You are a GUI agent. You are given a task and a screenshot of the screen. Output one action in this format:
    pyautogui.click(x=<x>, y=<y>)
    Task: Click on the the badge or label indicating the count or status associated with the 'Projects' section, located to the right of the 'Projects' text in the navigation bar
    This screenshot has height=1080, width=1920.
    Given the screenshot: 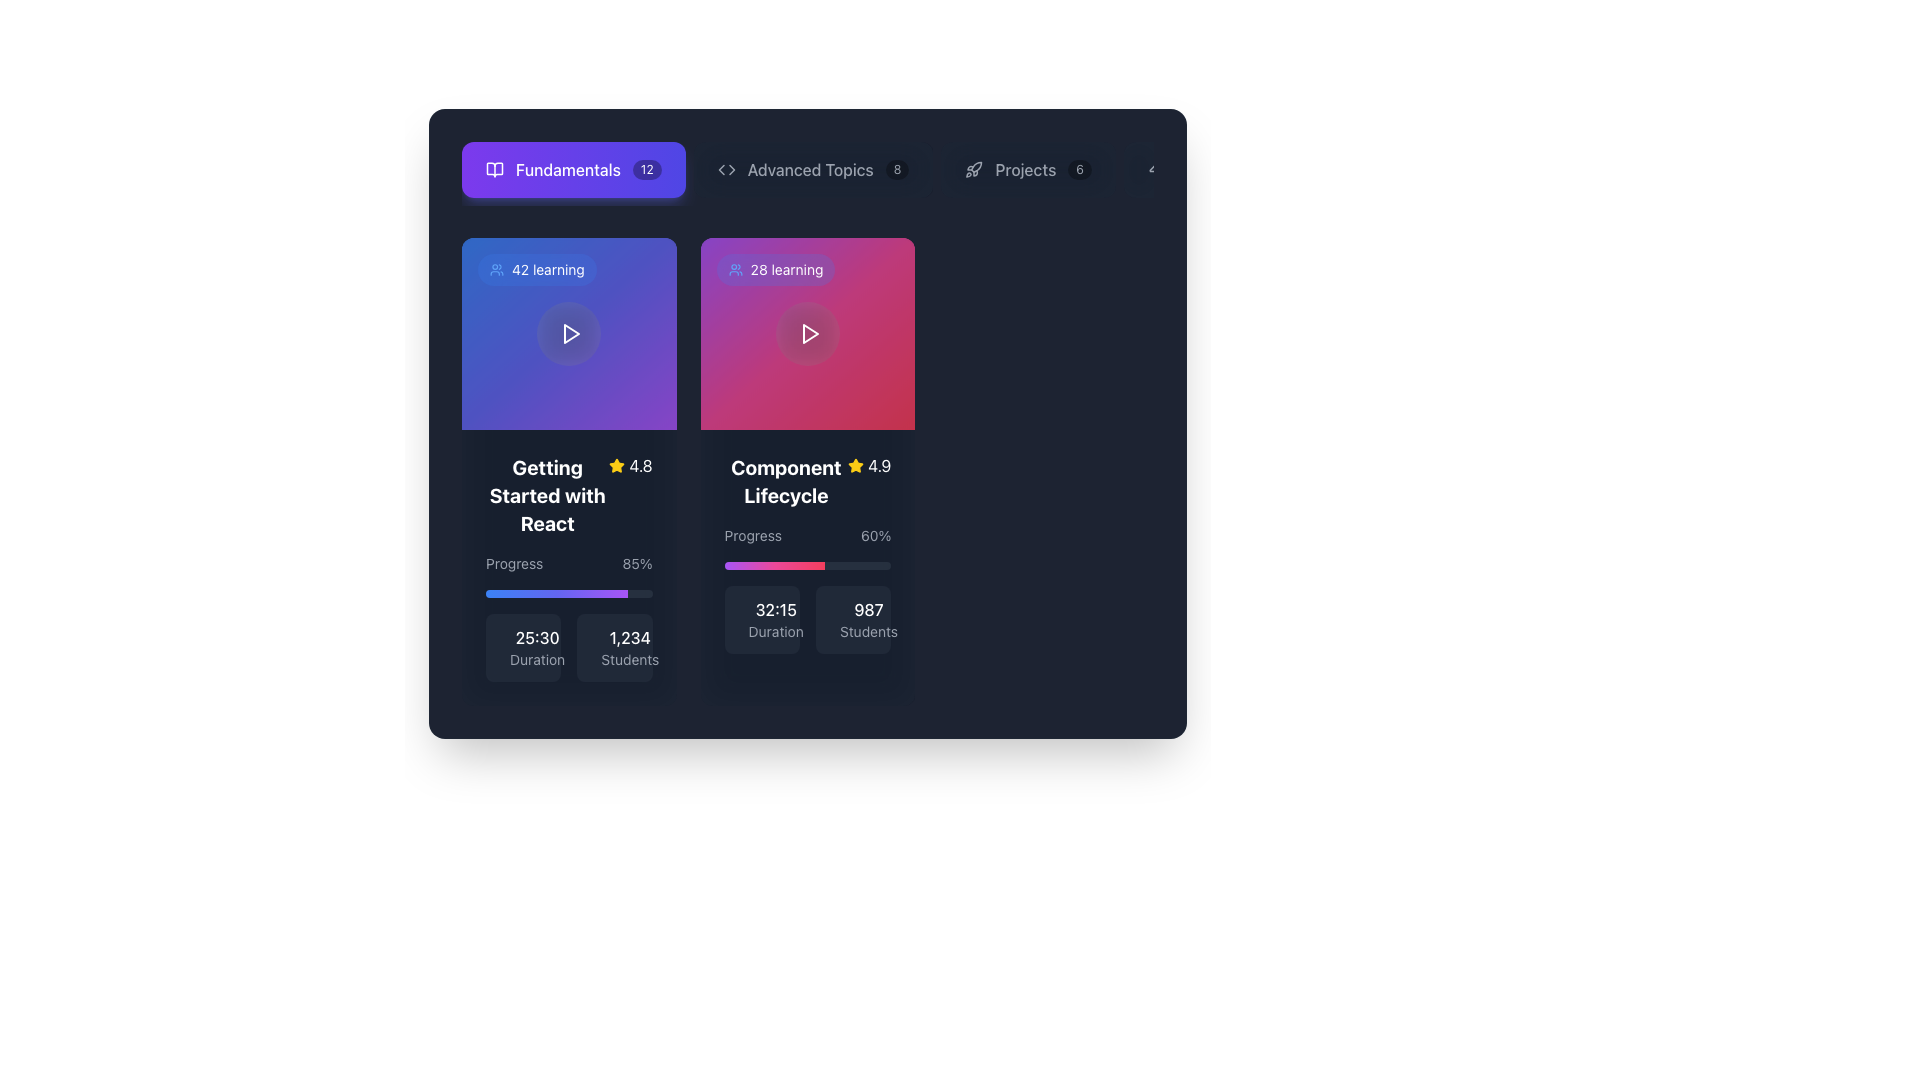 What is the action you would take?
    pyautogui.click(x=1079, y=168)
    